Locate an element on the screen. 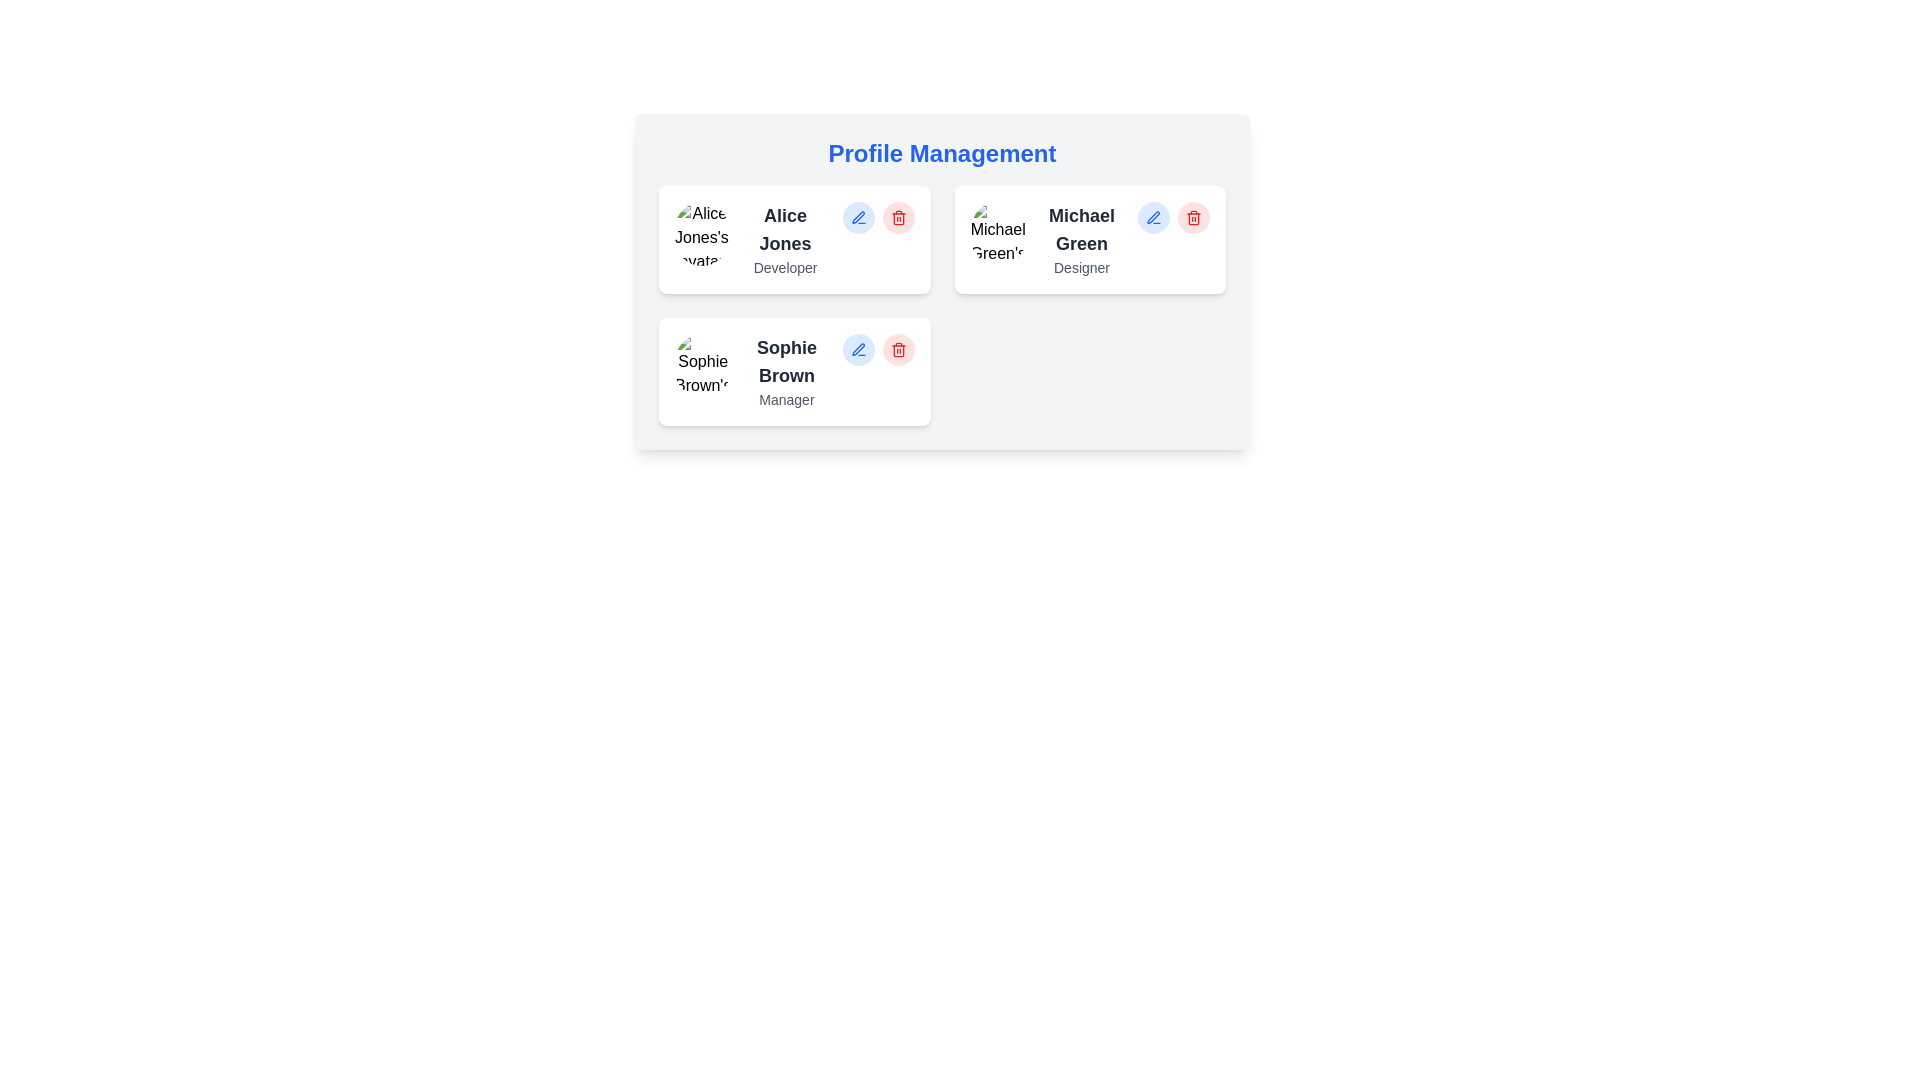  the rounded profile image of 'Michael Green', which is located in the top right corner of the profile grid layout, adjacent to his name and title is located at coordinates (998, 233).